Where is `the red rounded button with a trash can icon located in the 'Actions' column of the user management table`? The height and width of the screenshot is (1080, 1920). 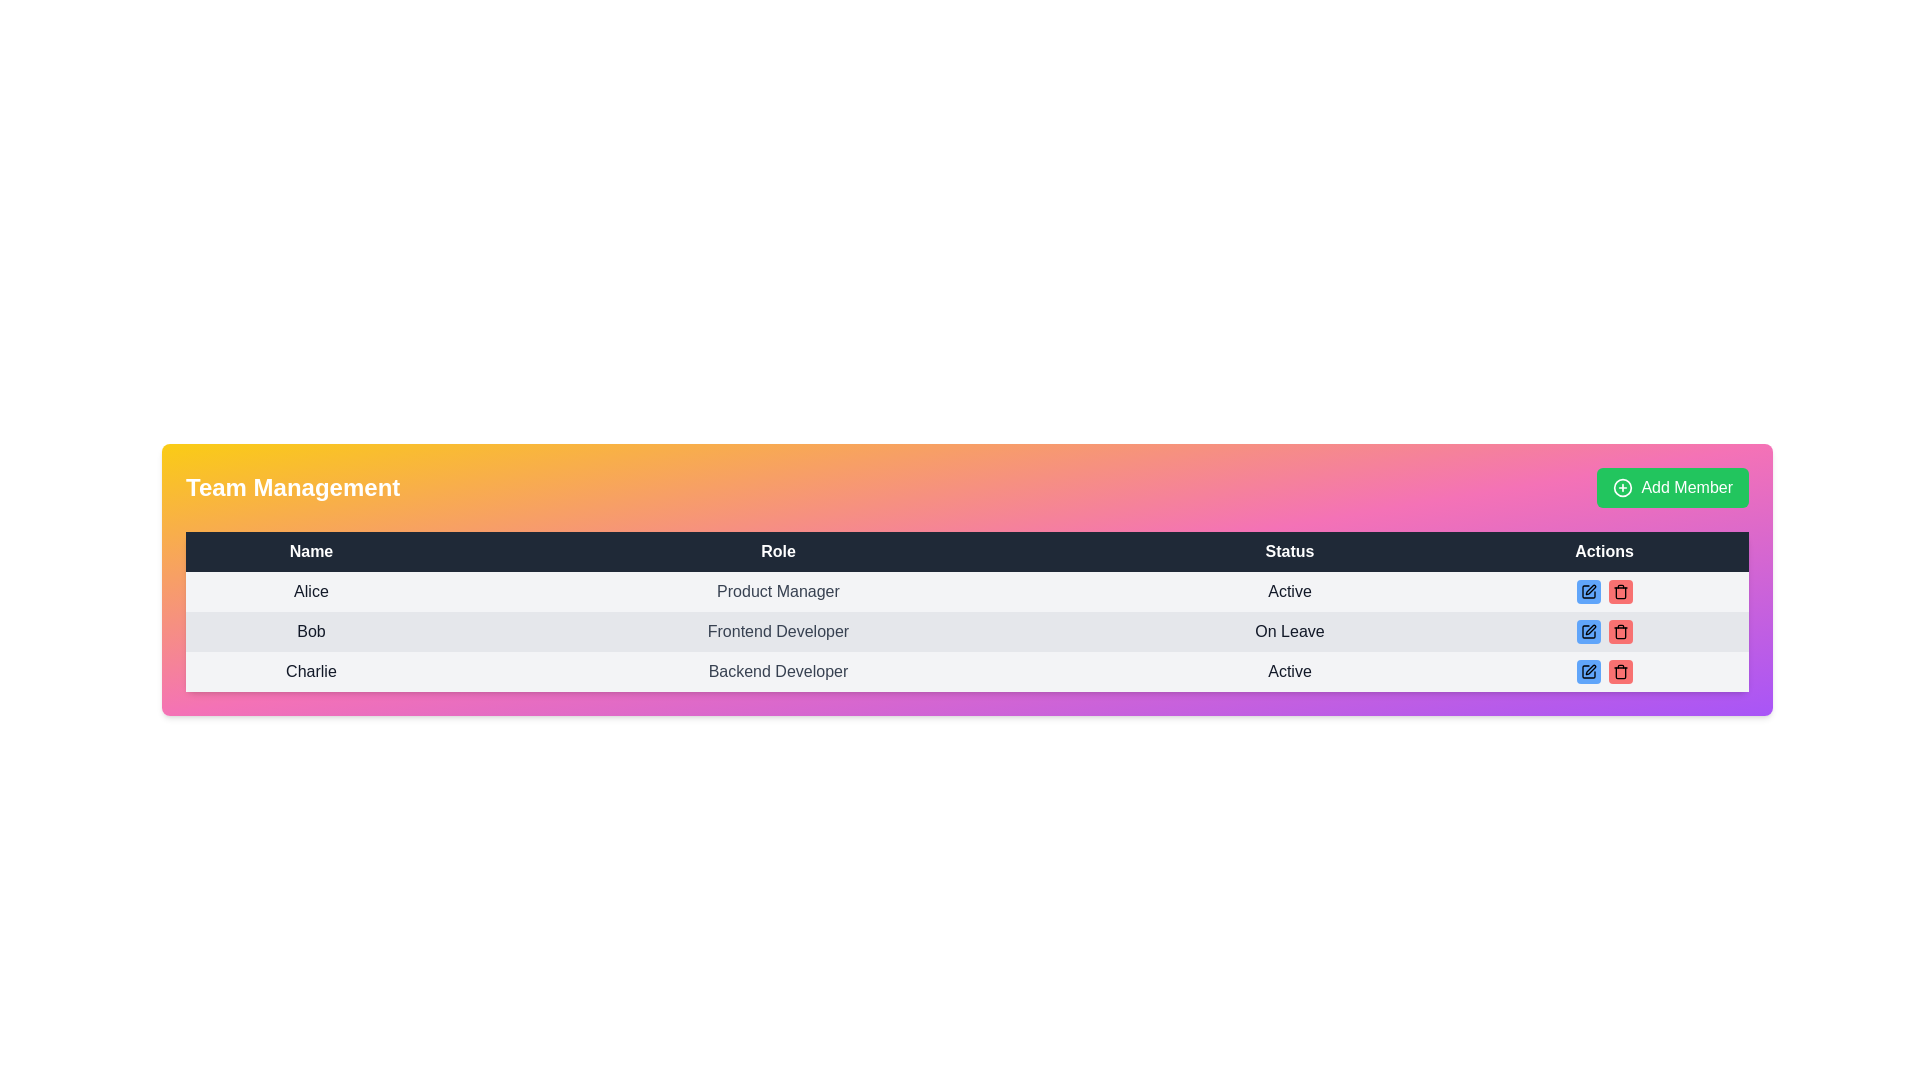 the red rounded button with a trash can icon located in the 'Actions' column of the user management table is located at coordinates (1620, 671).